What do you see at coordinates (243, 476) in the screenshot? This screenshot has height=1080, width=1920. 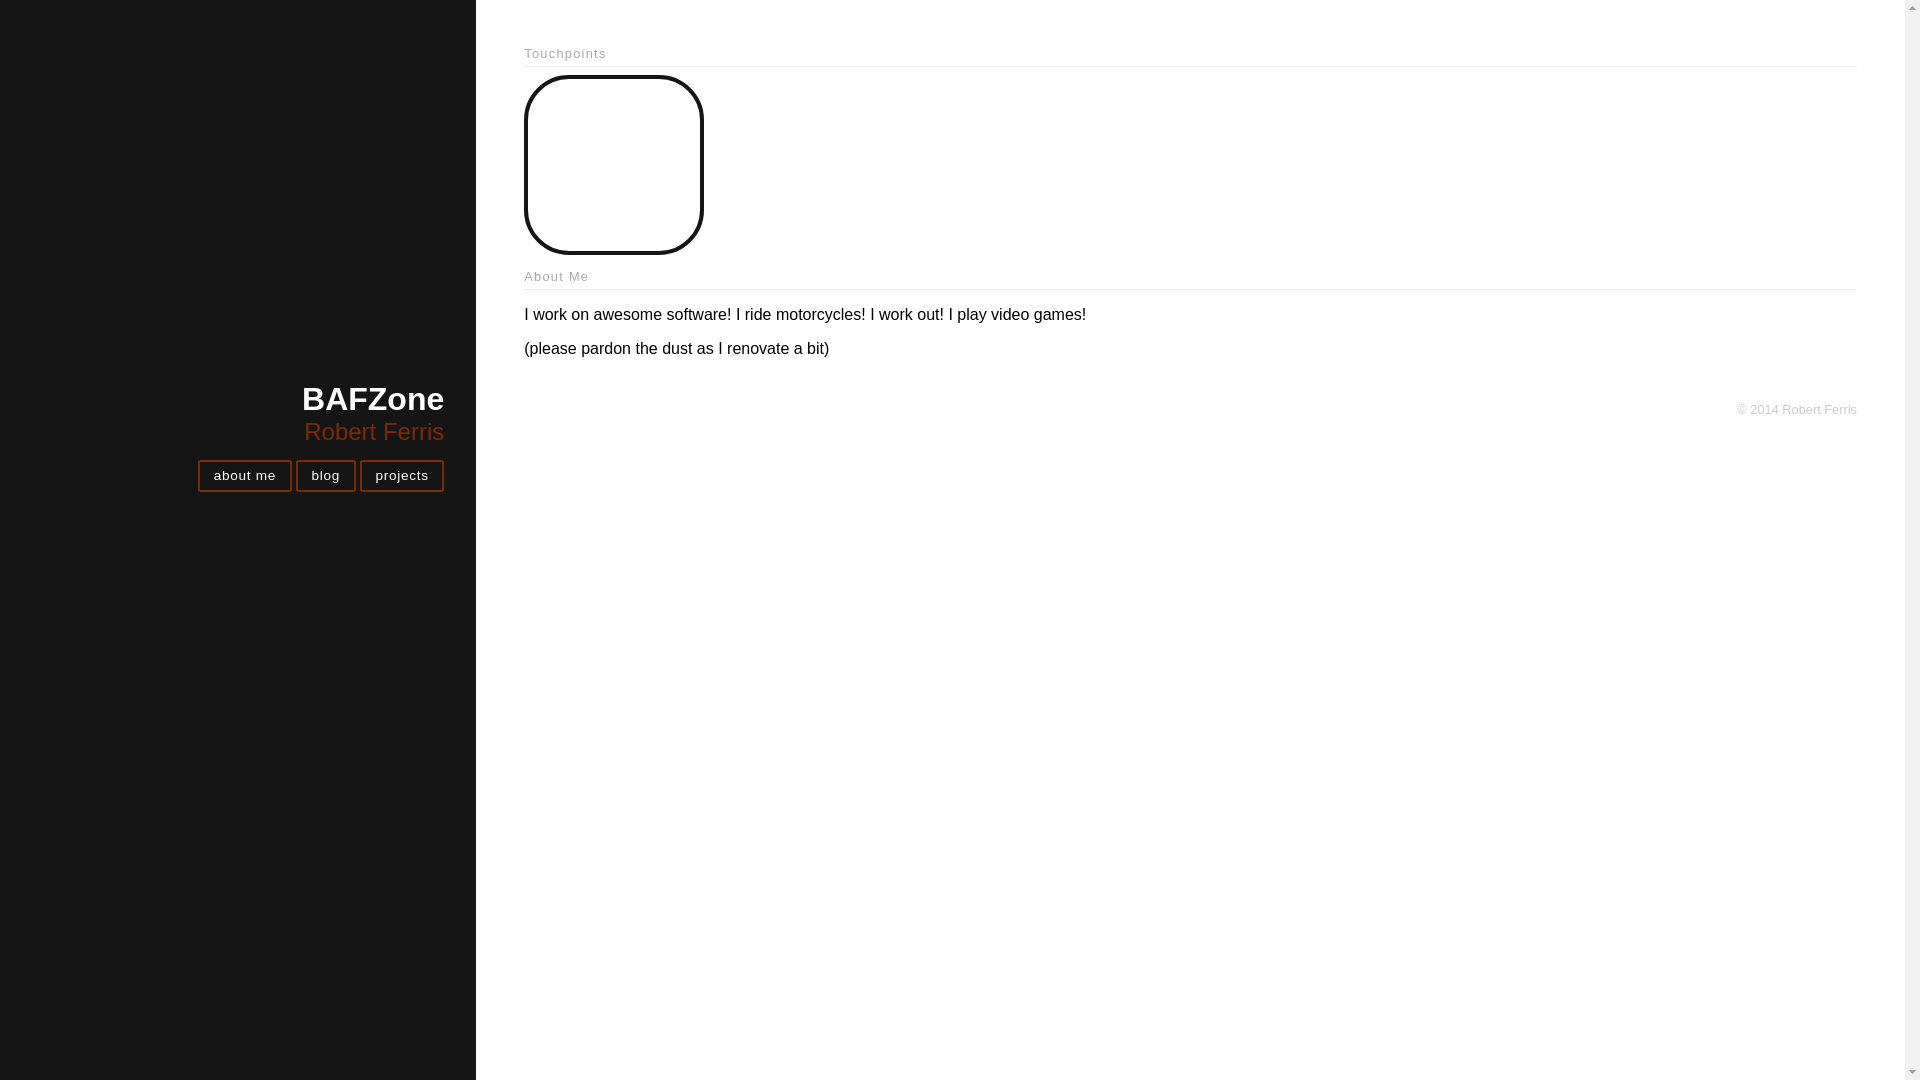 I see `'about me'` at bounding box center [243, 476].